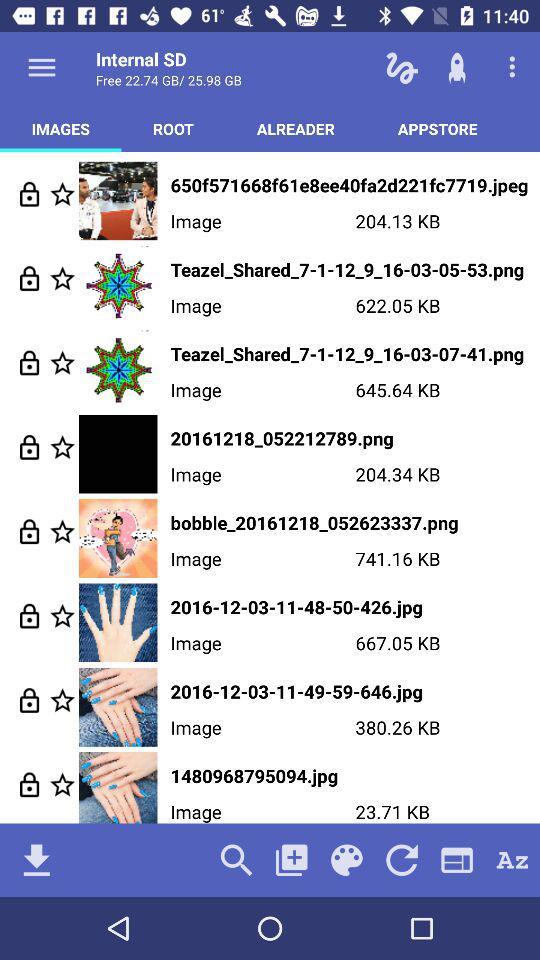 This screenshot has width=540, height=960. I want to click on to favorites, so click(62, 700).